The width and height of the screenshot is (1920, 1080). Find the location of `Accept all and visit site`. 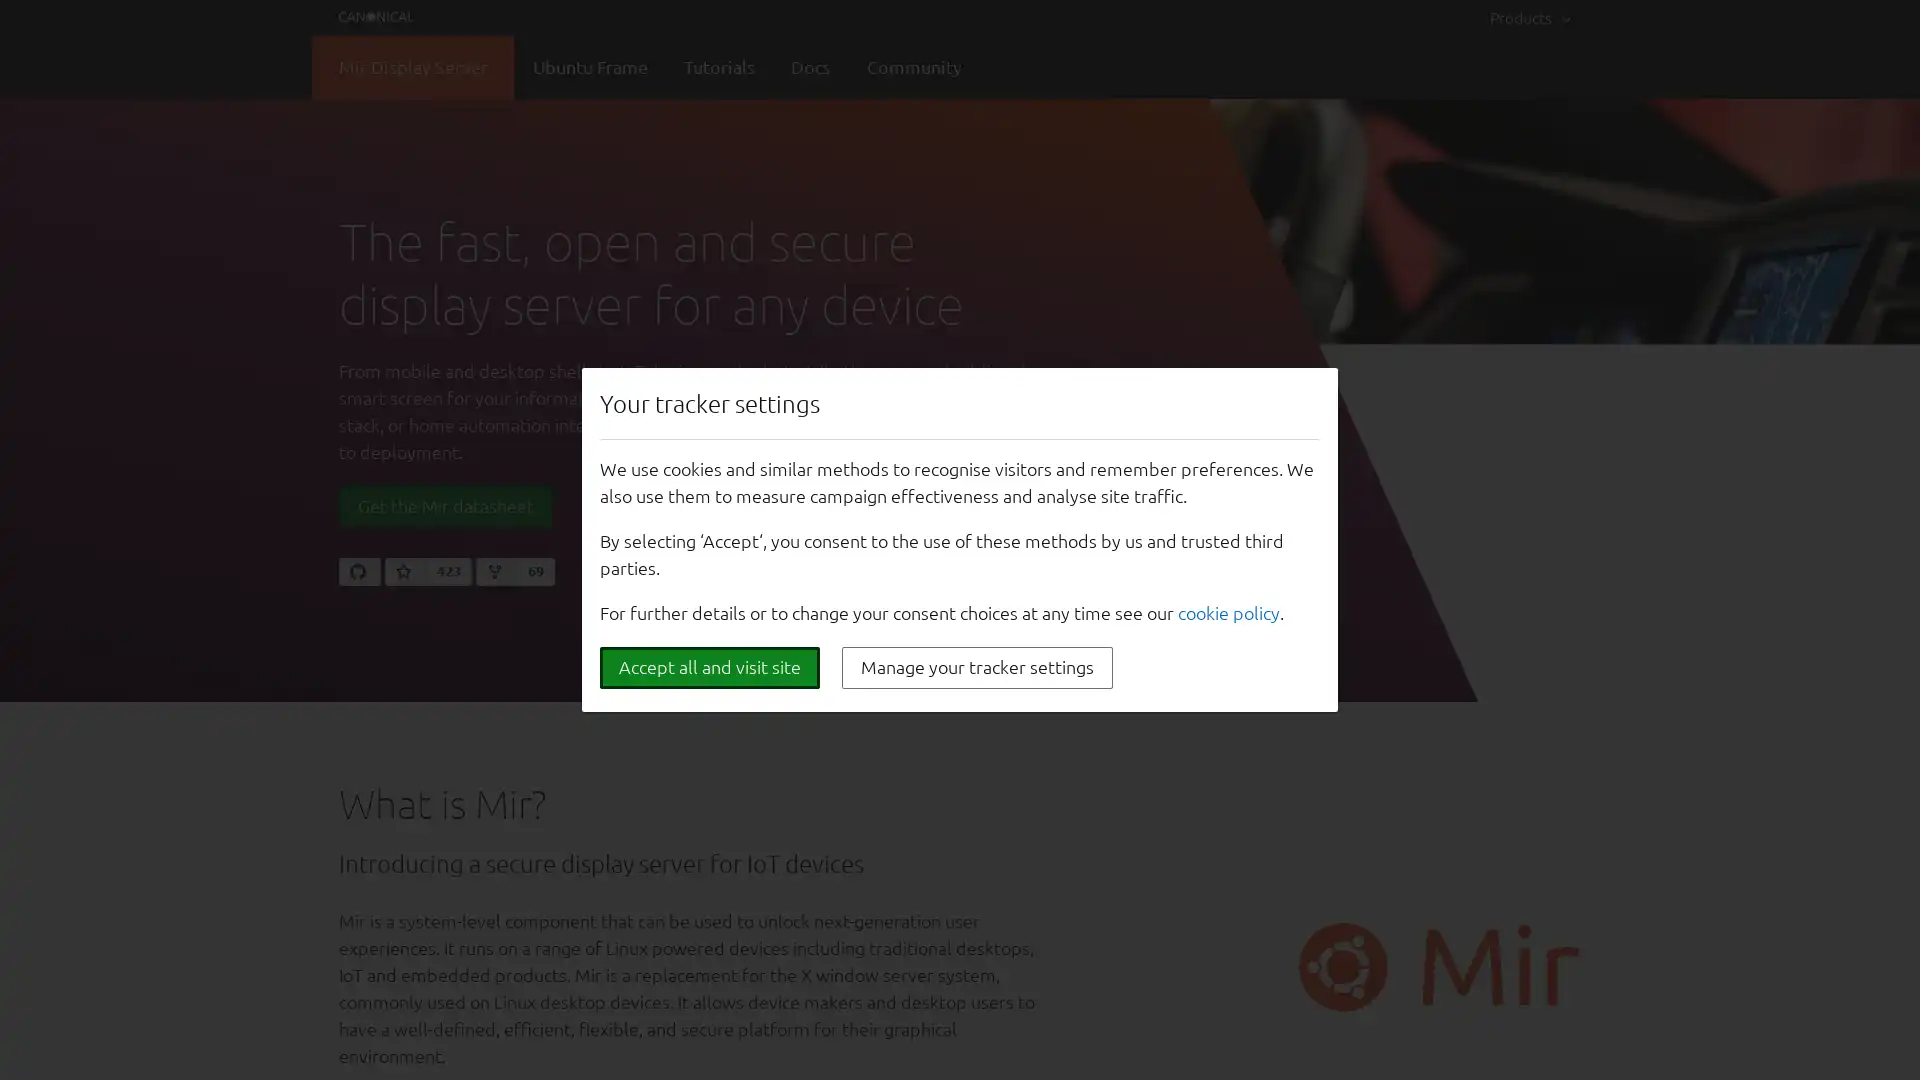

Accept all and visit site is located at coordinates (710, 667).